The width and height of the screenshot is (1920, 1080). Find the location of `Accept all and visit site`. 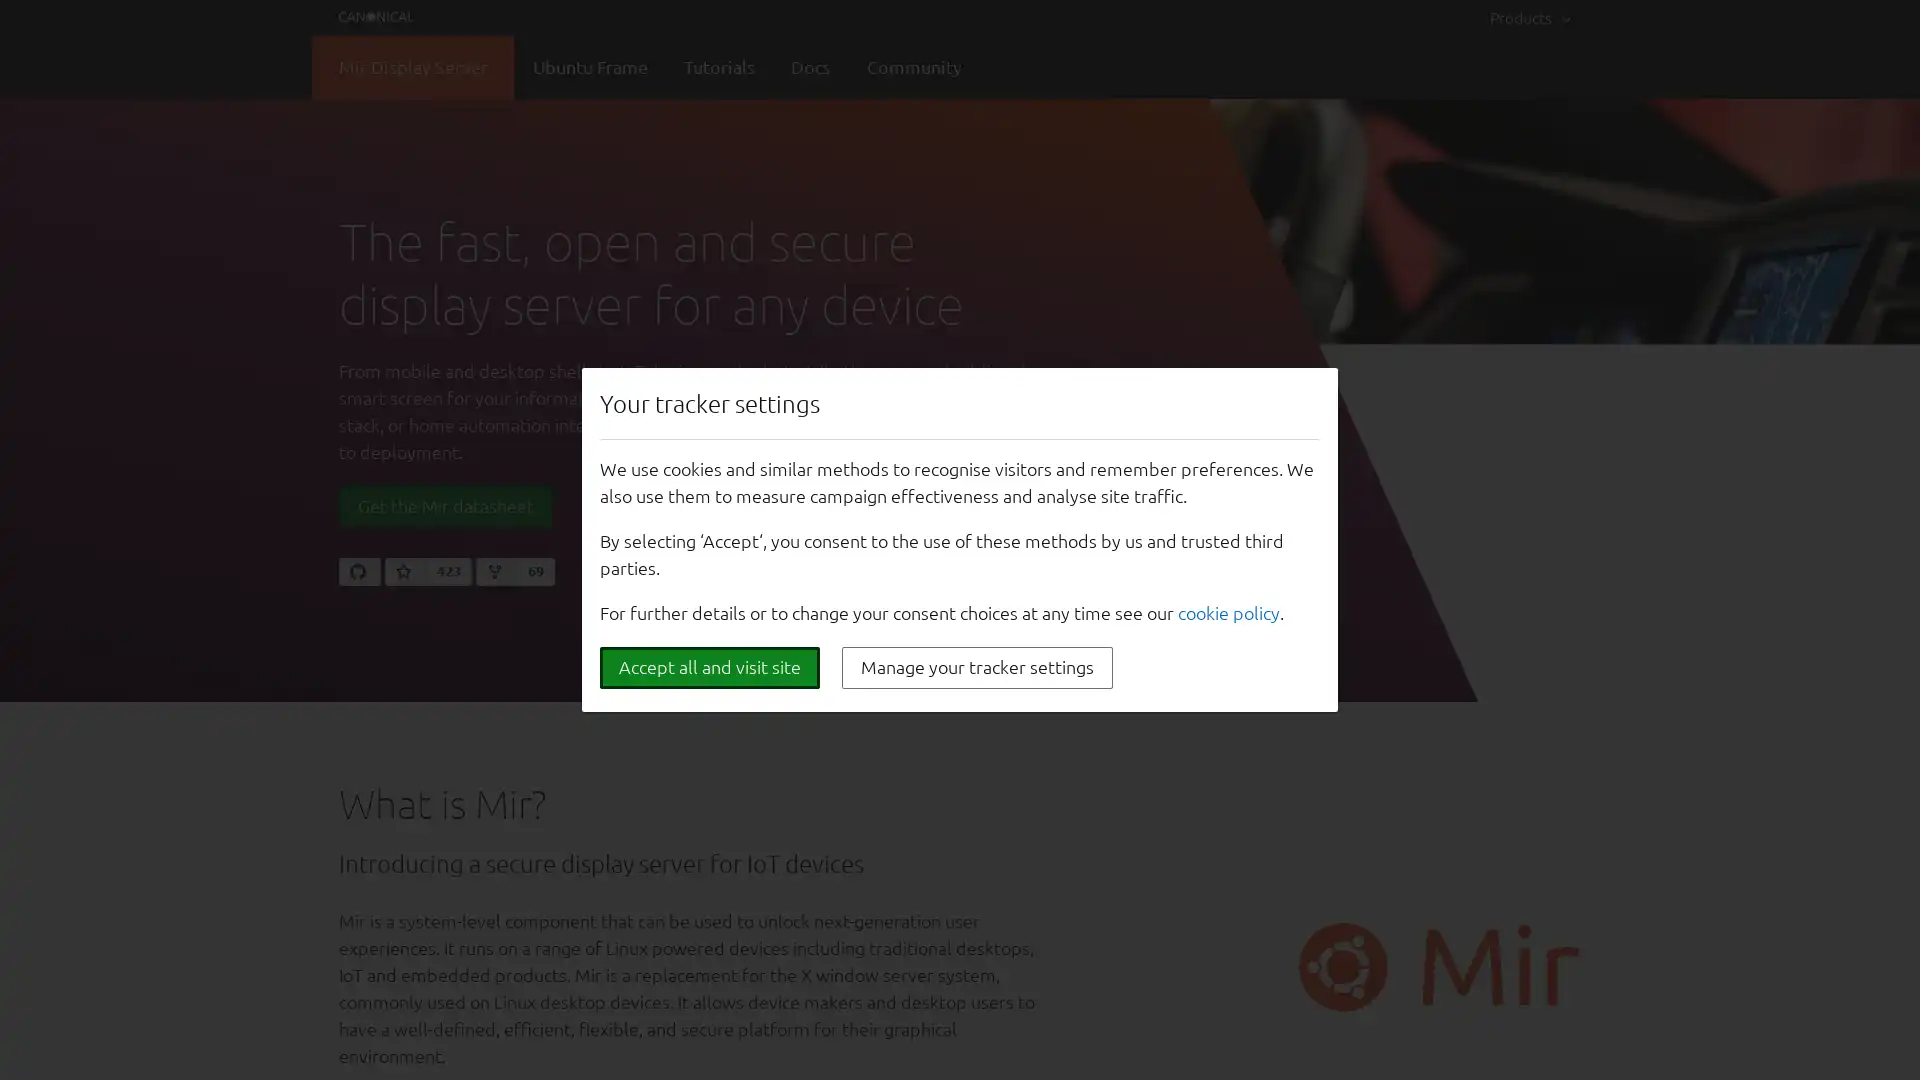

Accept all and visit site is located at coordinates (710, 667).